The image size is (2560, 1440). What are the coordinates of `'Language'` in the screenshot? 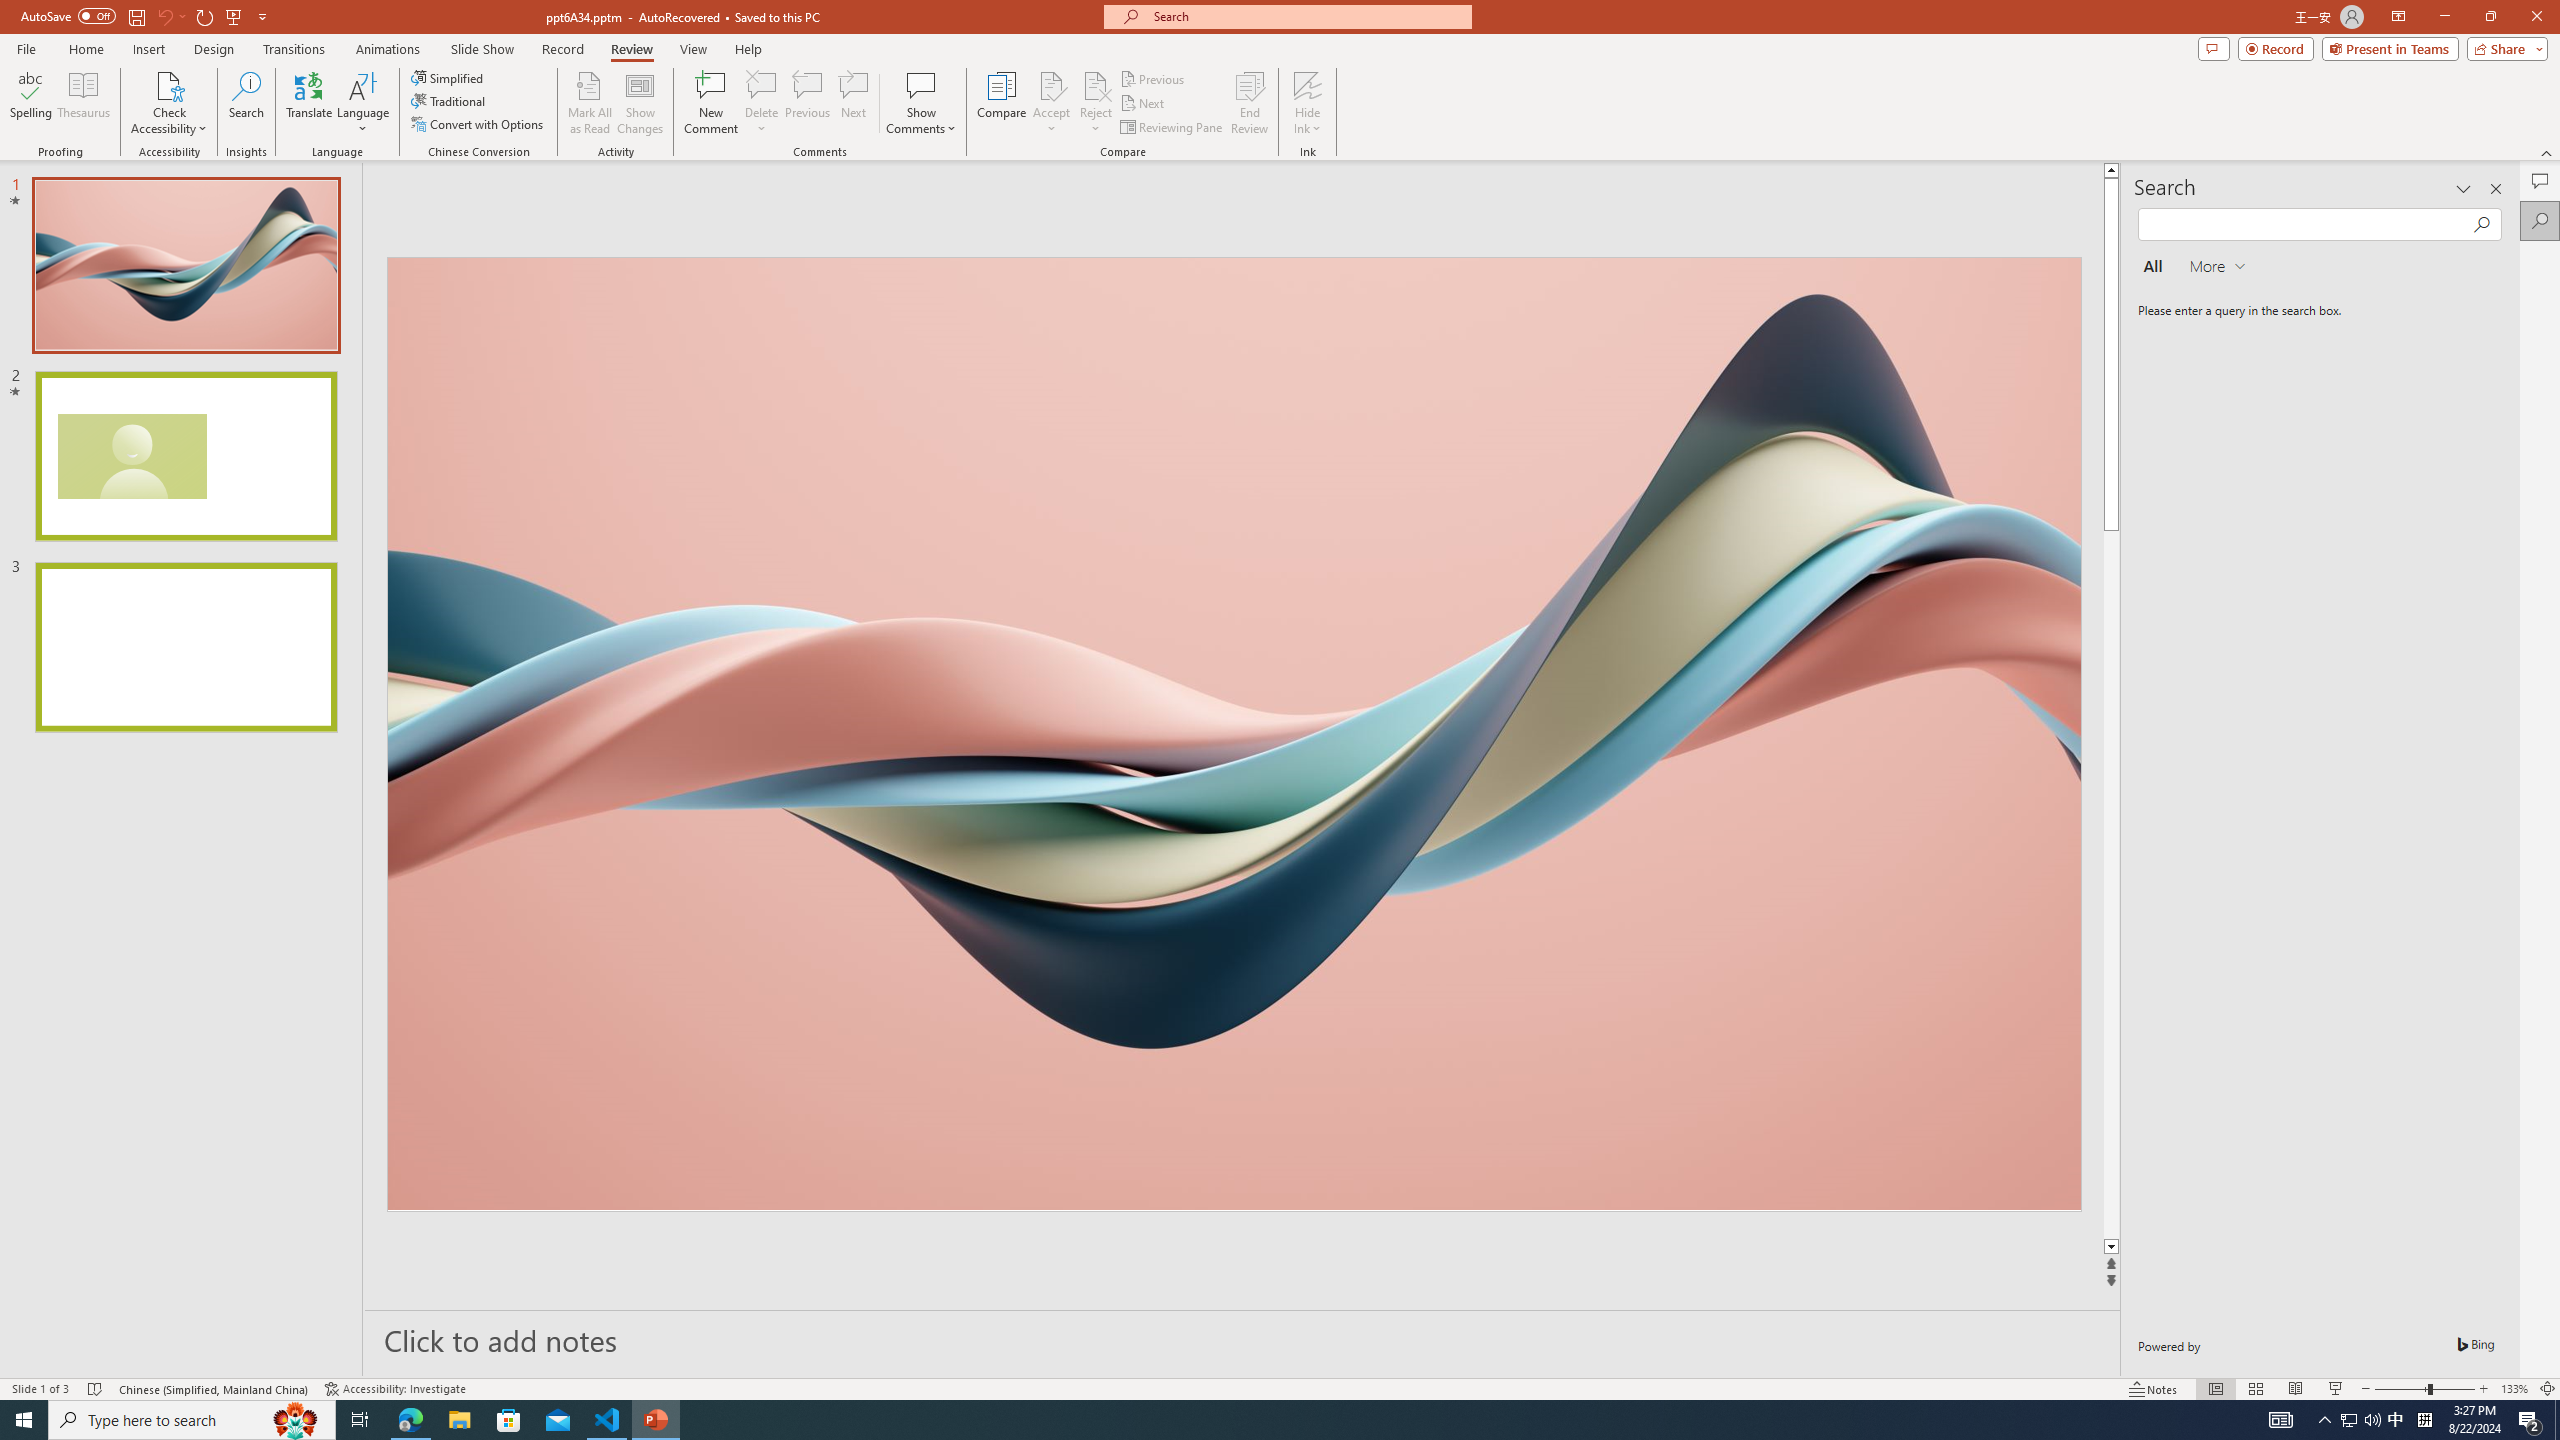 It's located at (362, 103).